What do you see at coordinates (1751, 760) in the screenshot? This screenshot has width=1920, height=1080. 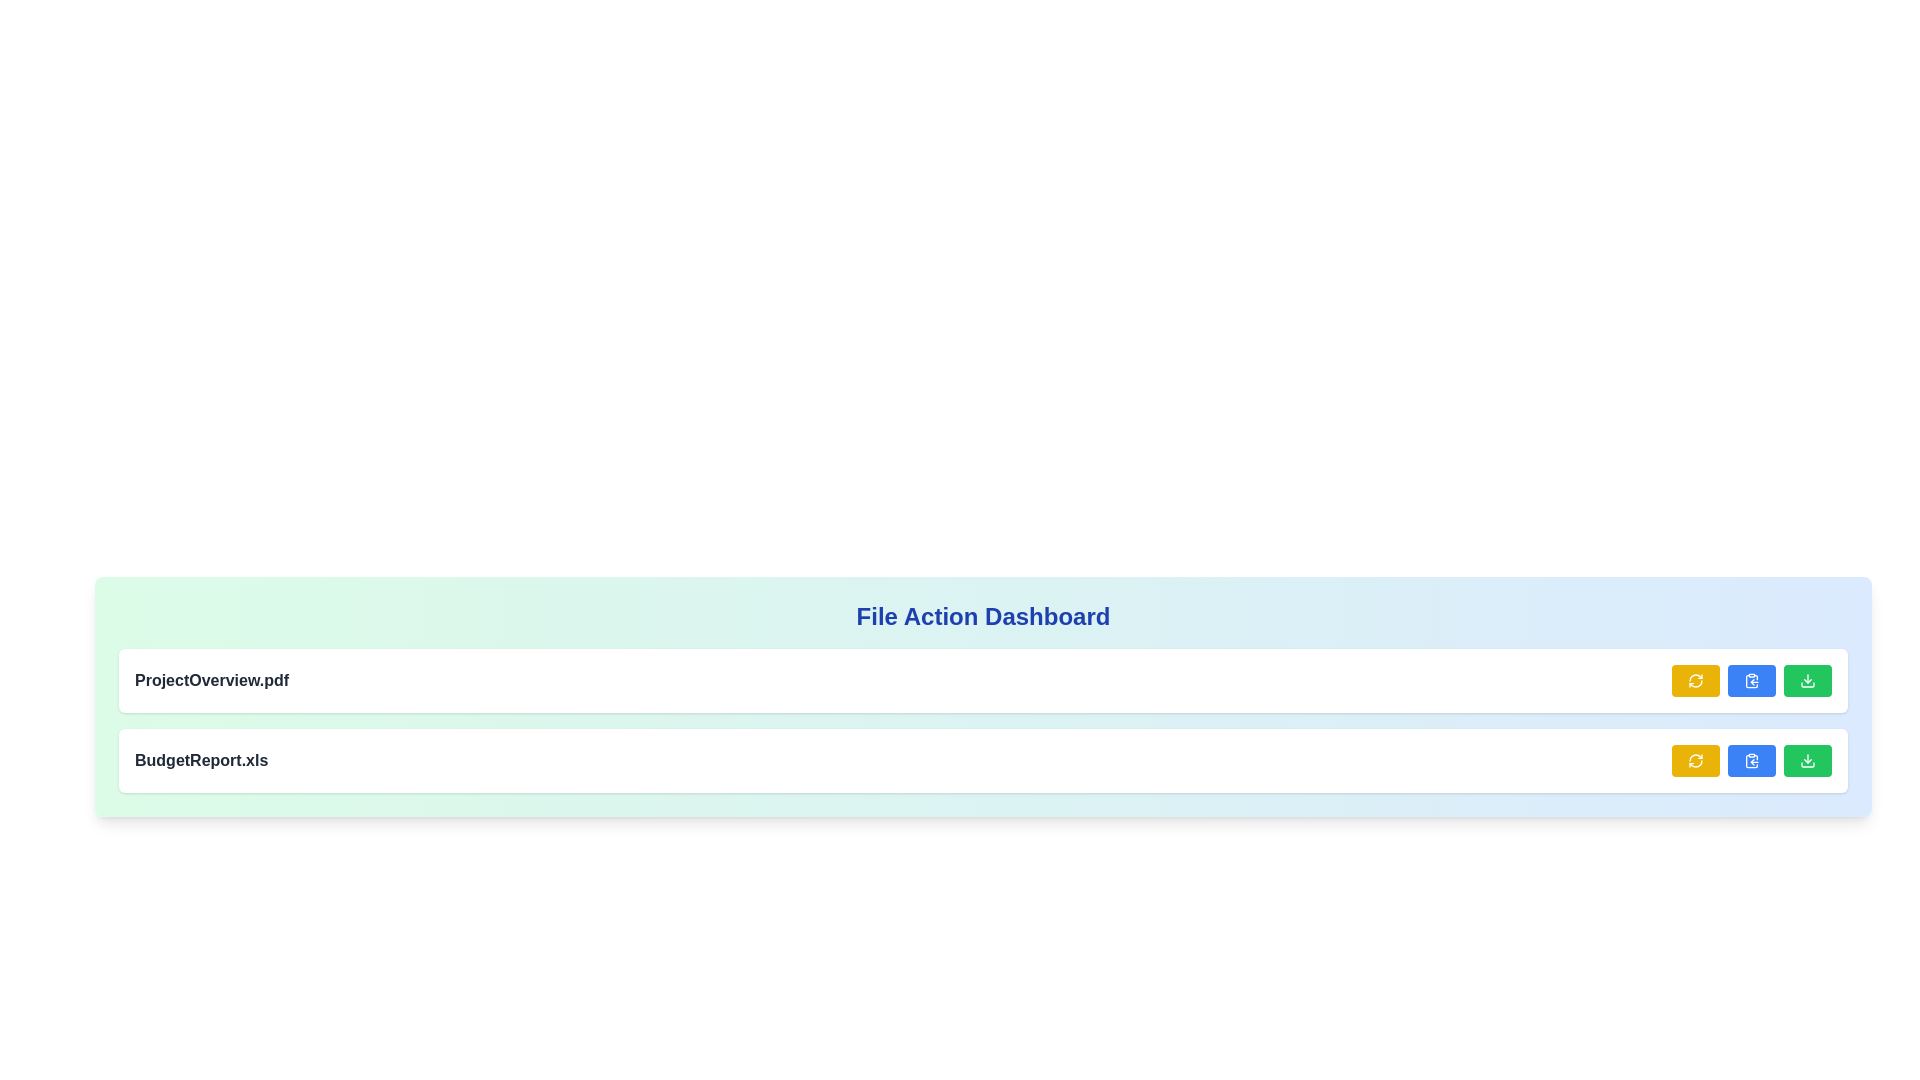 I see `the blue icon button with a clipboard and document symbol located to the right of the second file entry ('BudgetReport.xls')` at bounding box center [1751, 760].